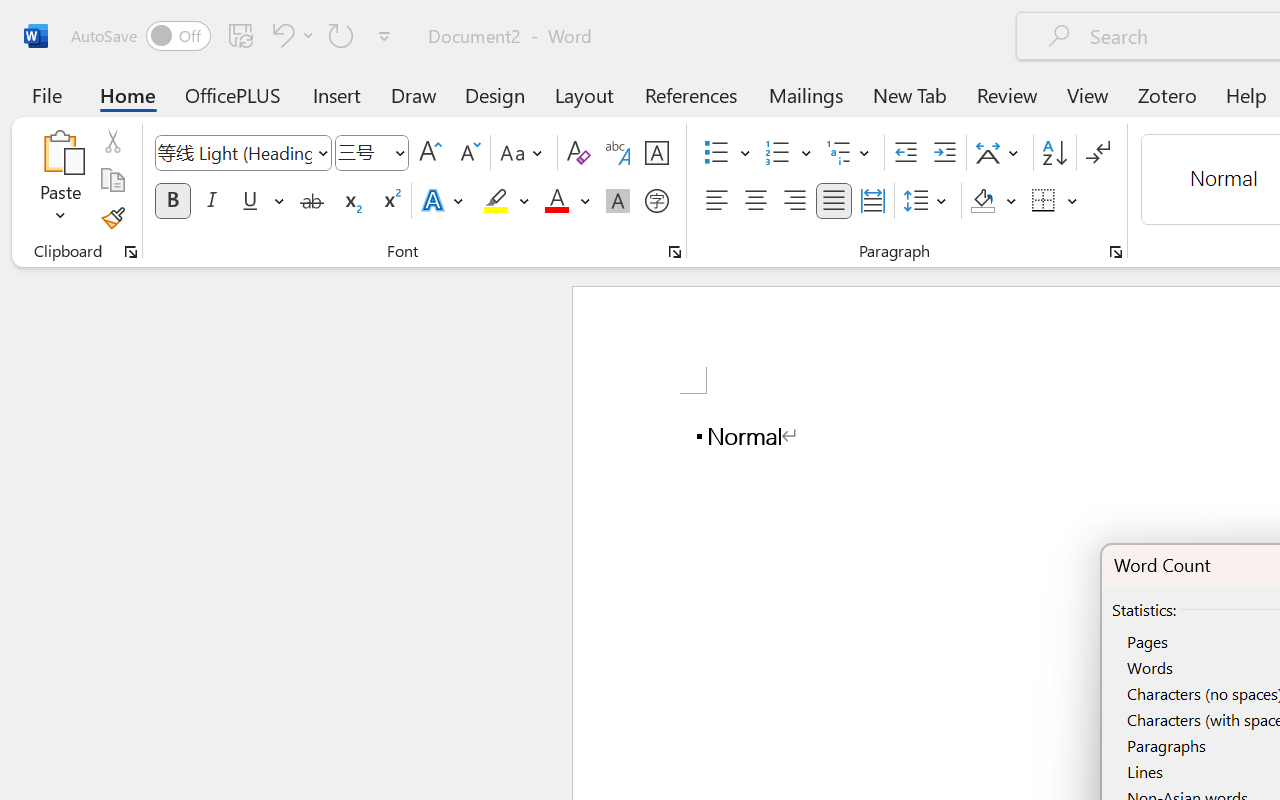 Image resolution: width=1280 pixels, height=800 pixels. Describe the element at coordinates (1087, 94) in the screenshot. I see `'View'` at that location.